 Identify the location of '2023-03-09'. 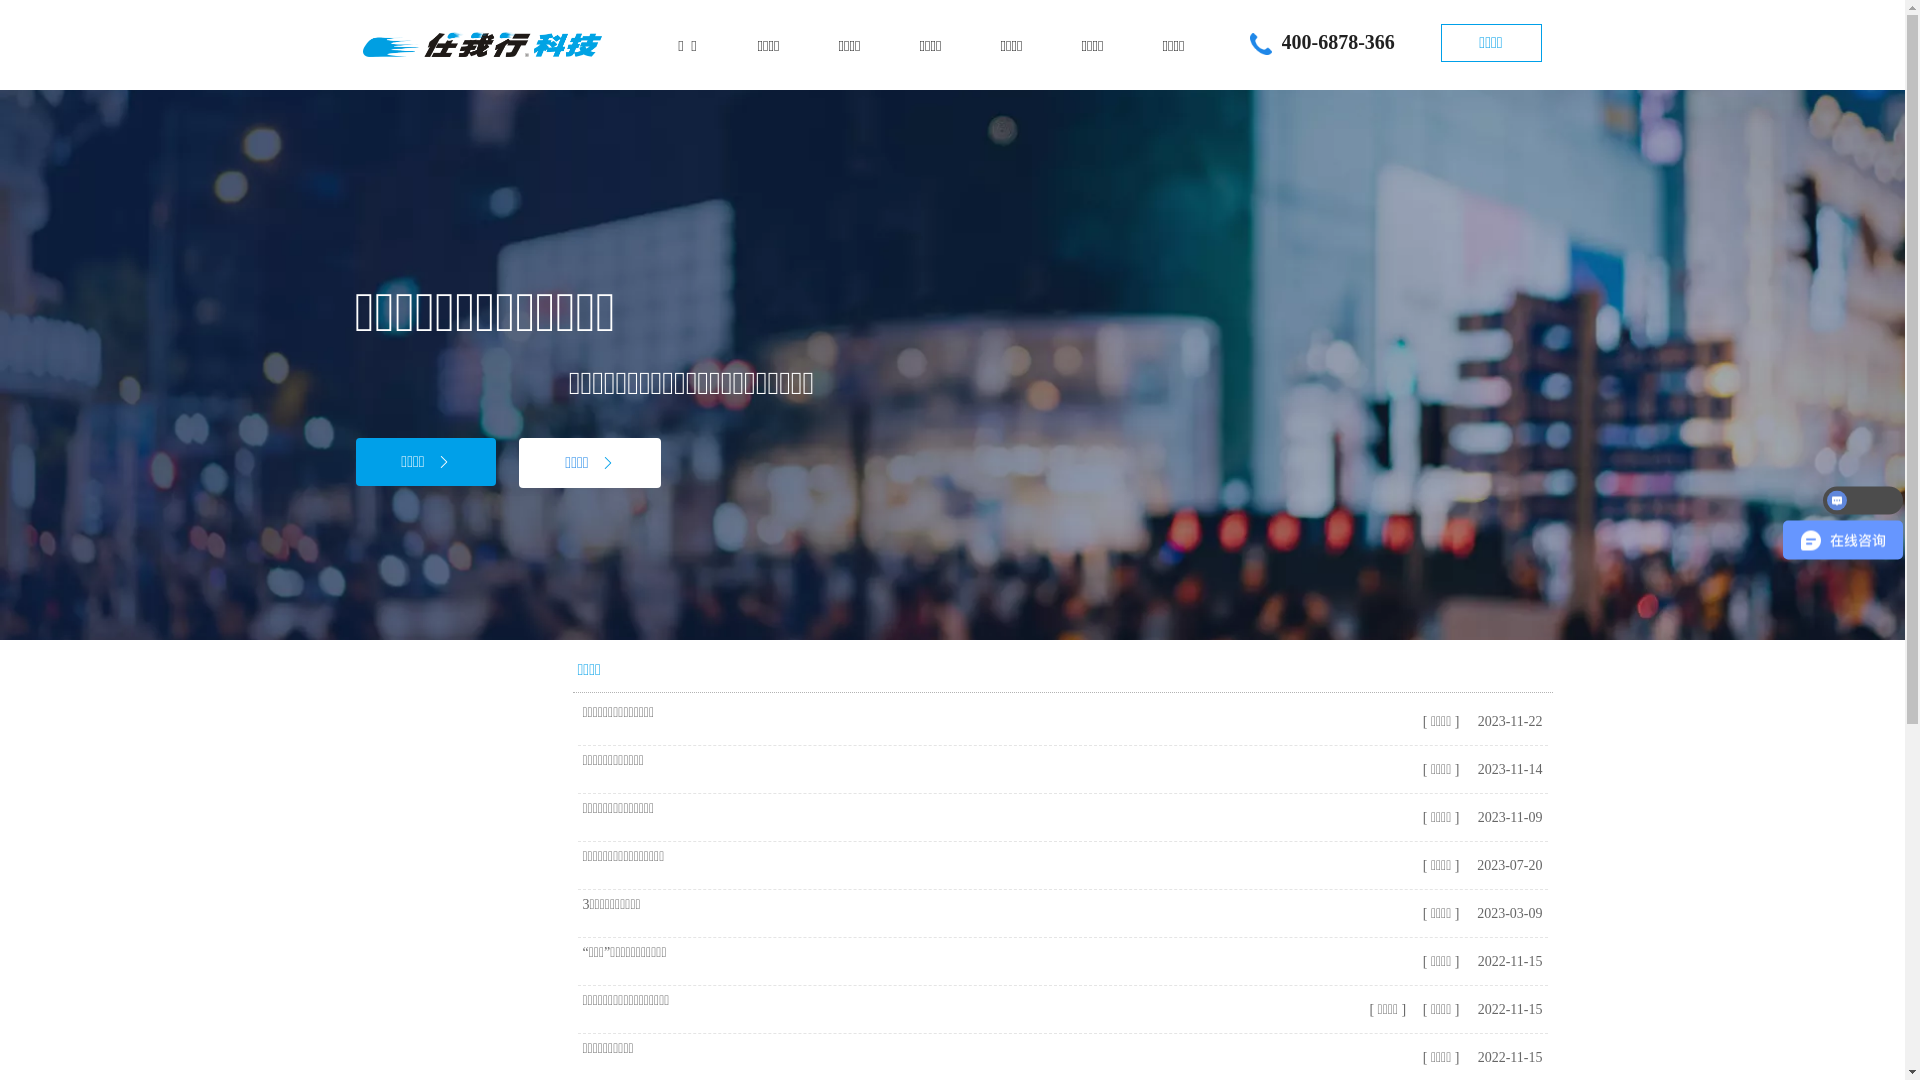
(1507, 913).